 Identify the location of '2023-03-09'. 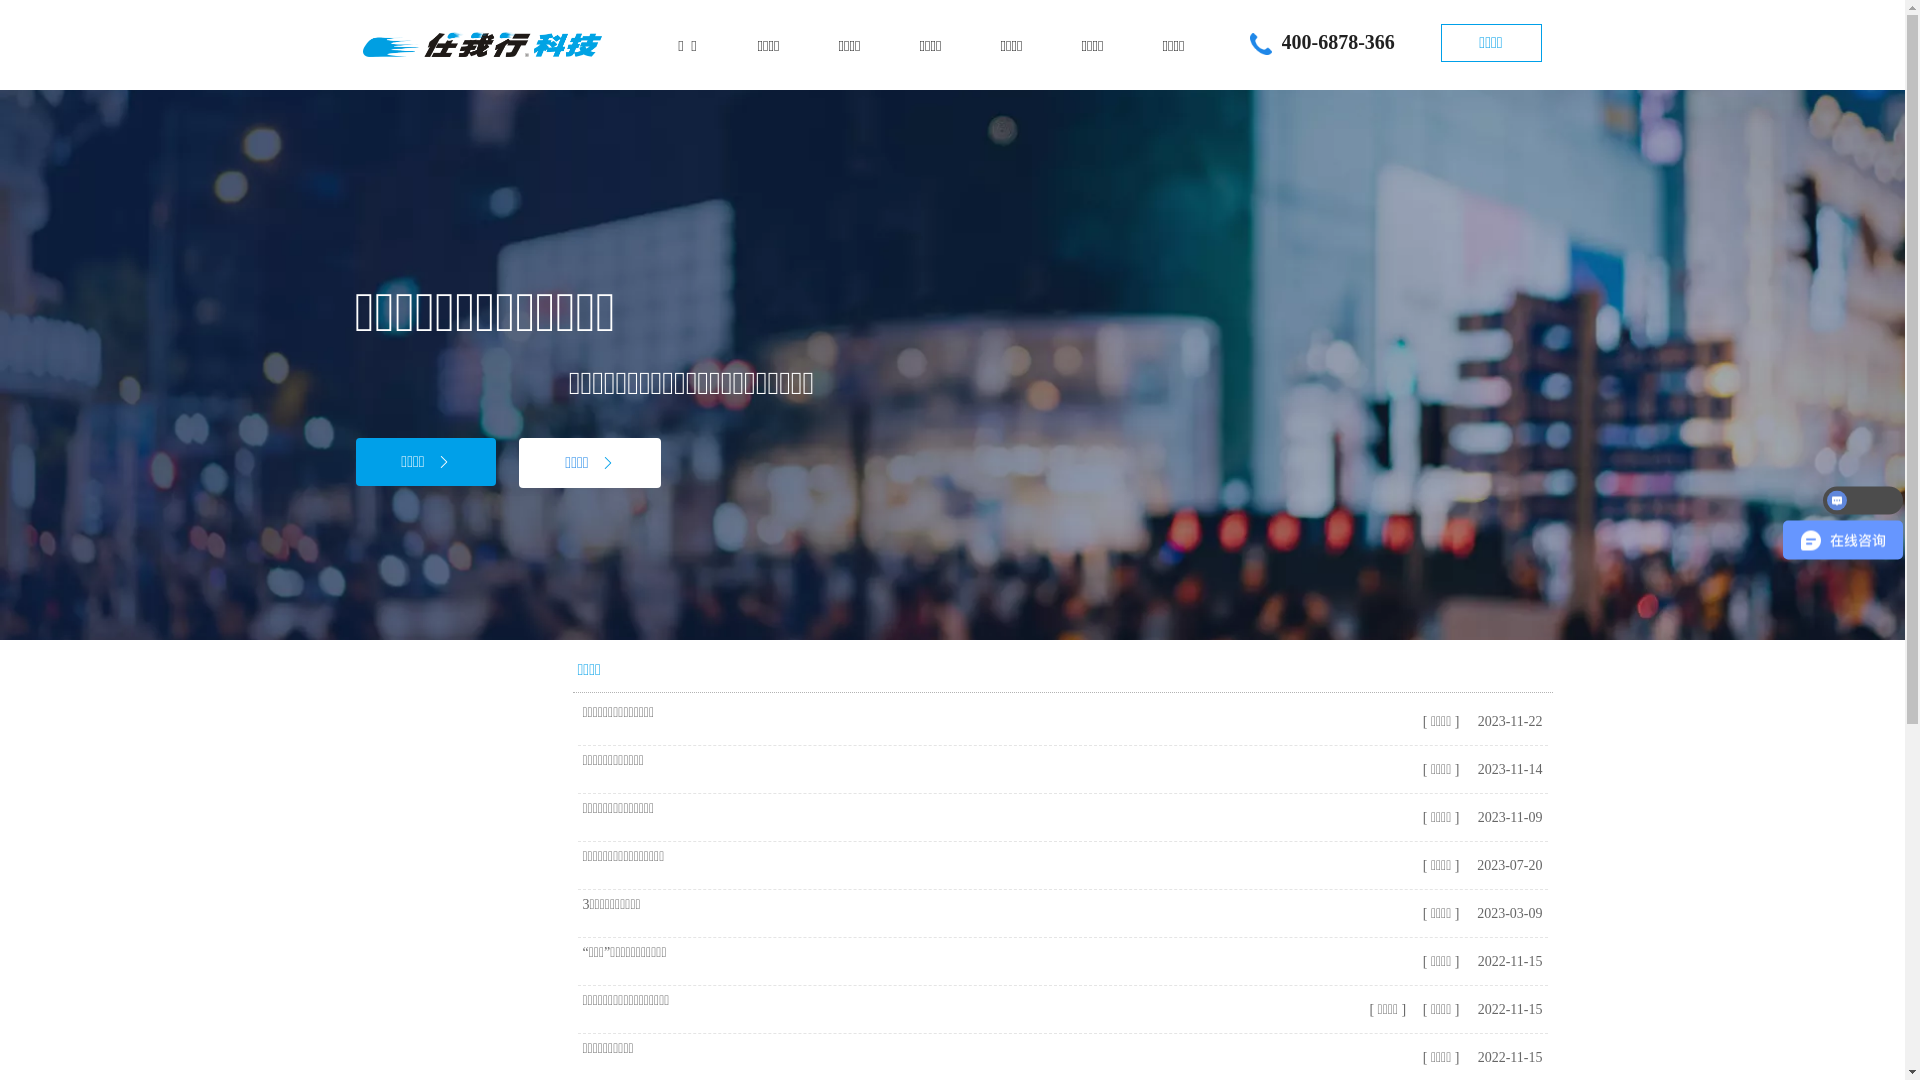
(1507, 913).